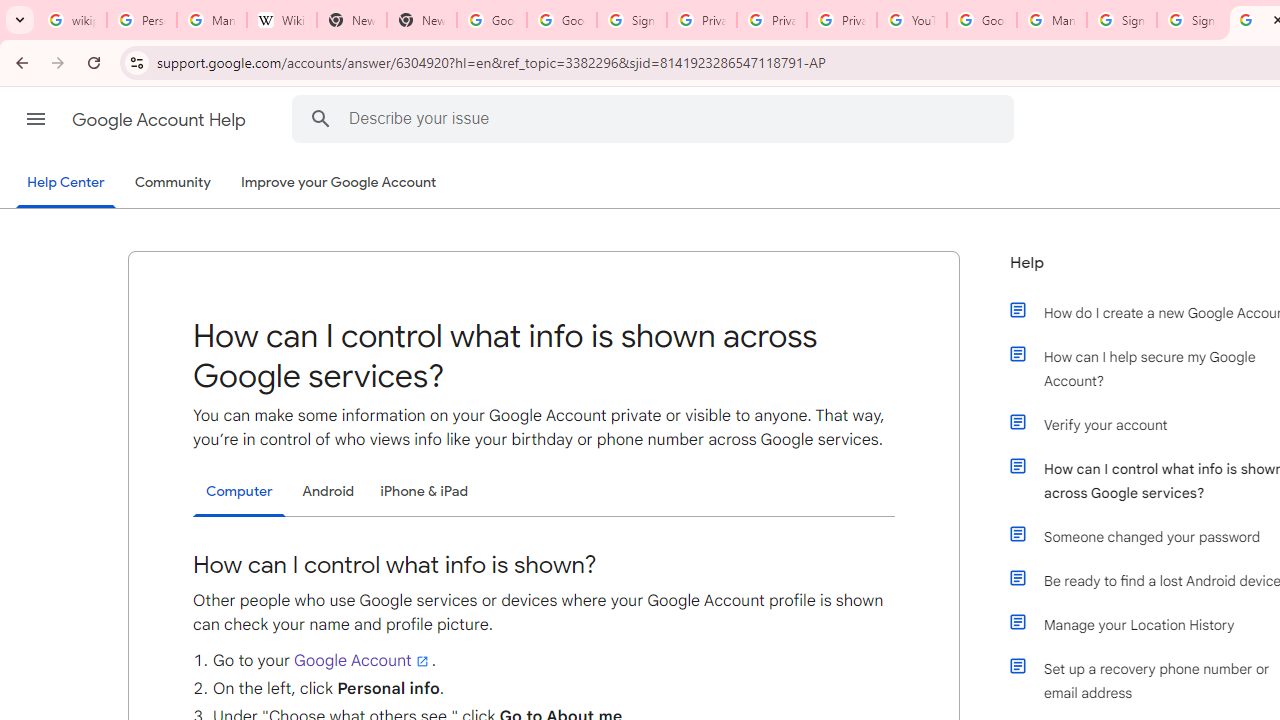  Describe the element at coordinates (1121, 20) in the screenshot. I see `'Sign in - Google Accounts'` at that location.